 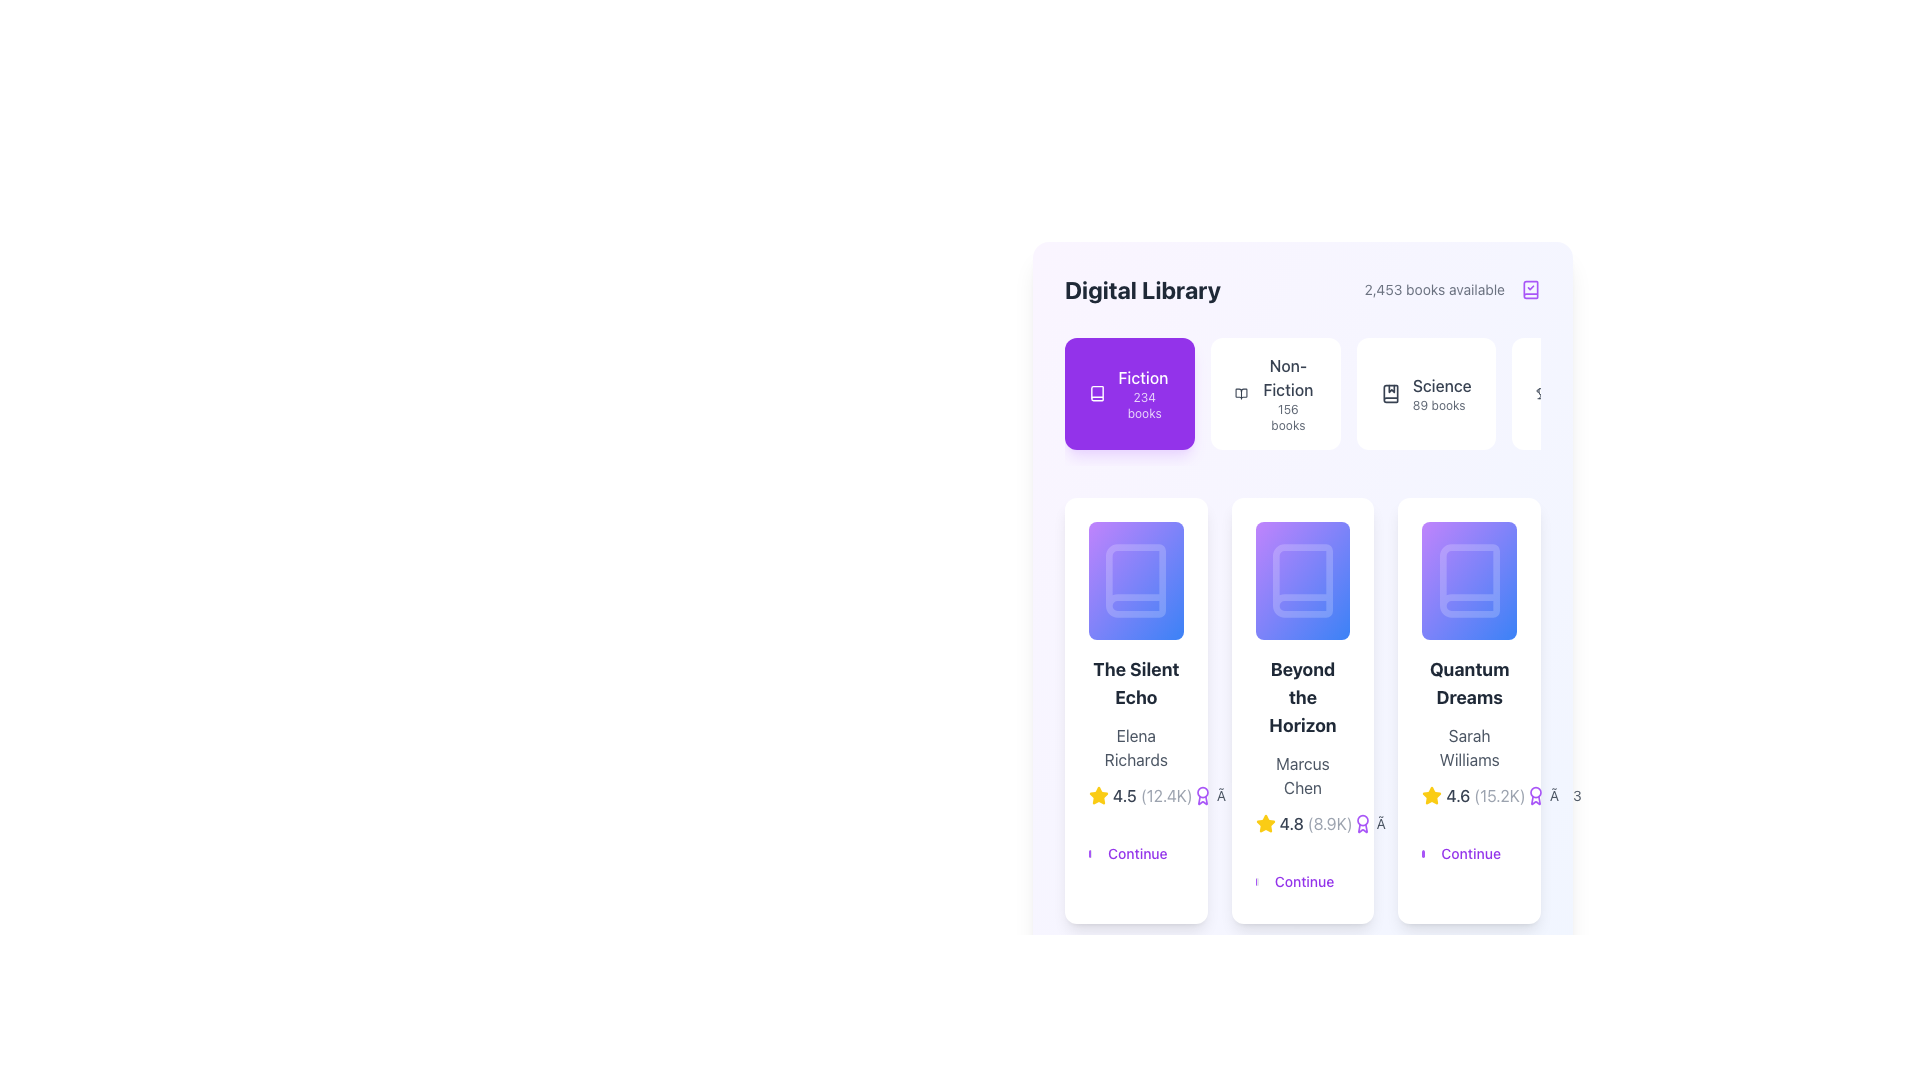 What do you see at coordinates (1304, 881) in the screenshot?
I see `the button located at the bottom of the 'Beyond the Horizon' card` at bounding box center [1304, 881].